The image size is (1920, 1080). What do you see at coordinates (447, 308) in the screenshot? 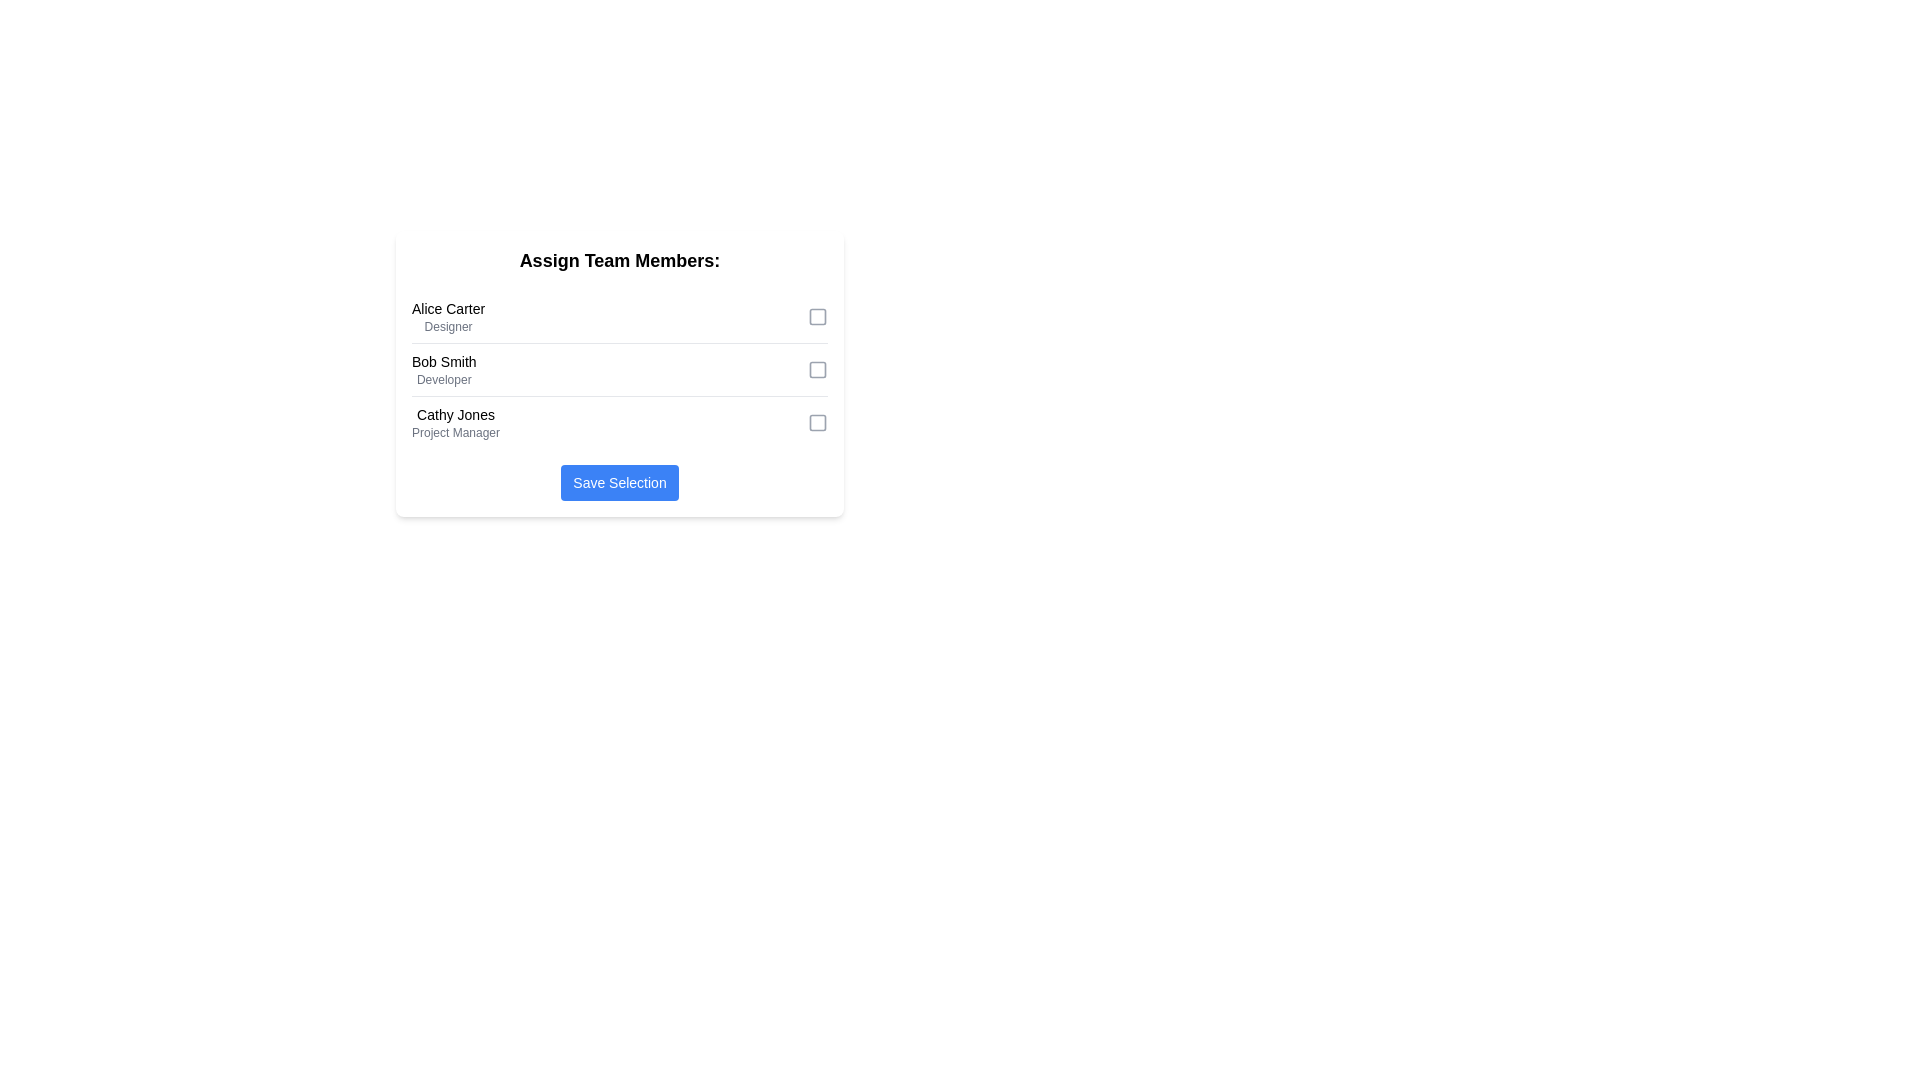
I see `text displayed on the Label showing 'Alice Carter', which is located above the title 'Designer' in the 'Assign Team Members' card` at bounding box center [447, 308].